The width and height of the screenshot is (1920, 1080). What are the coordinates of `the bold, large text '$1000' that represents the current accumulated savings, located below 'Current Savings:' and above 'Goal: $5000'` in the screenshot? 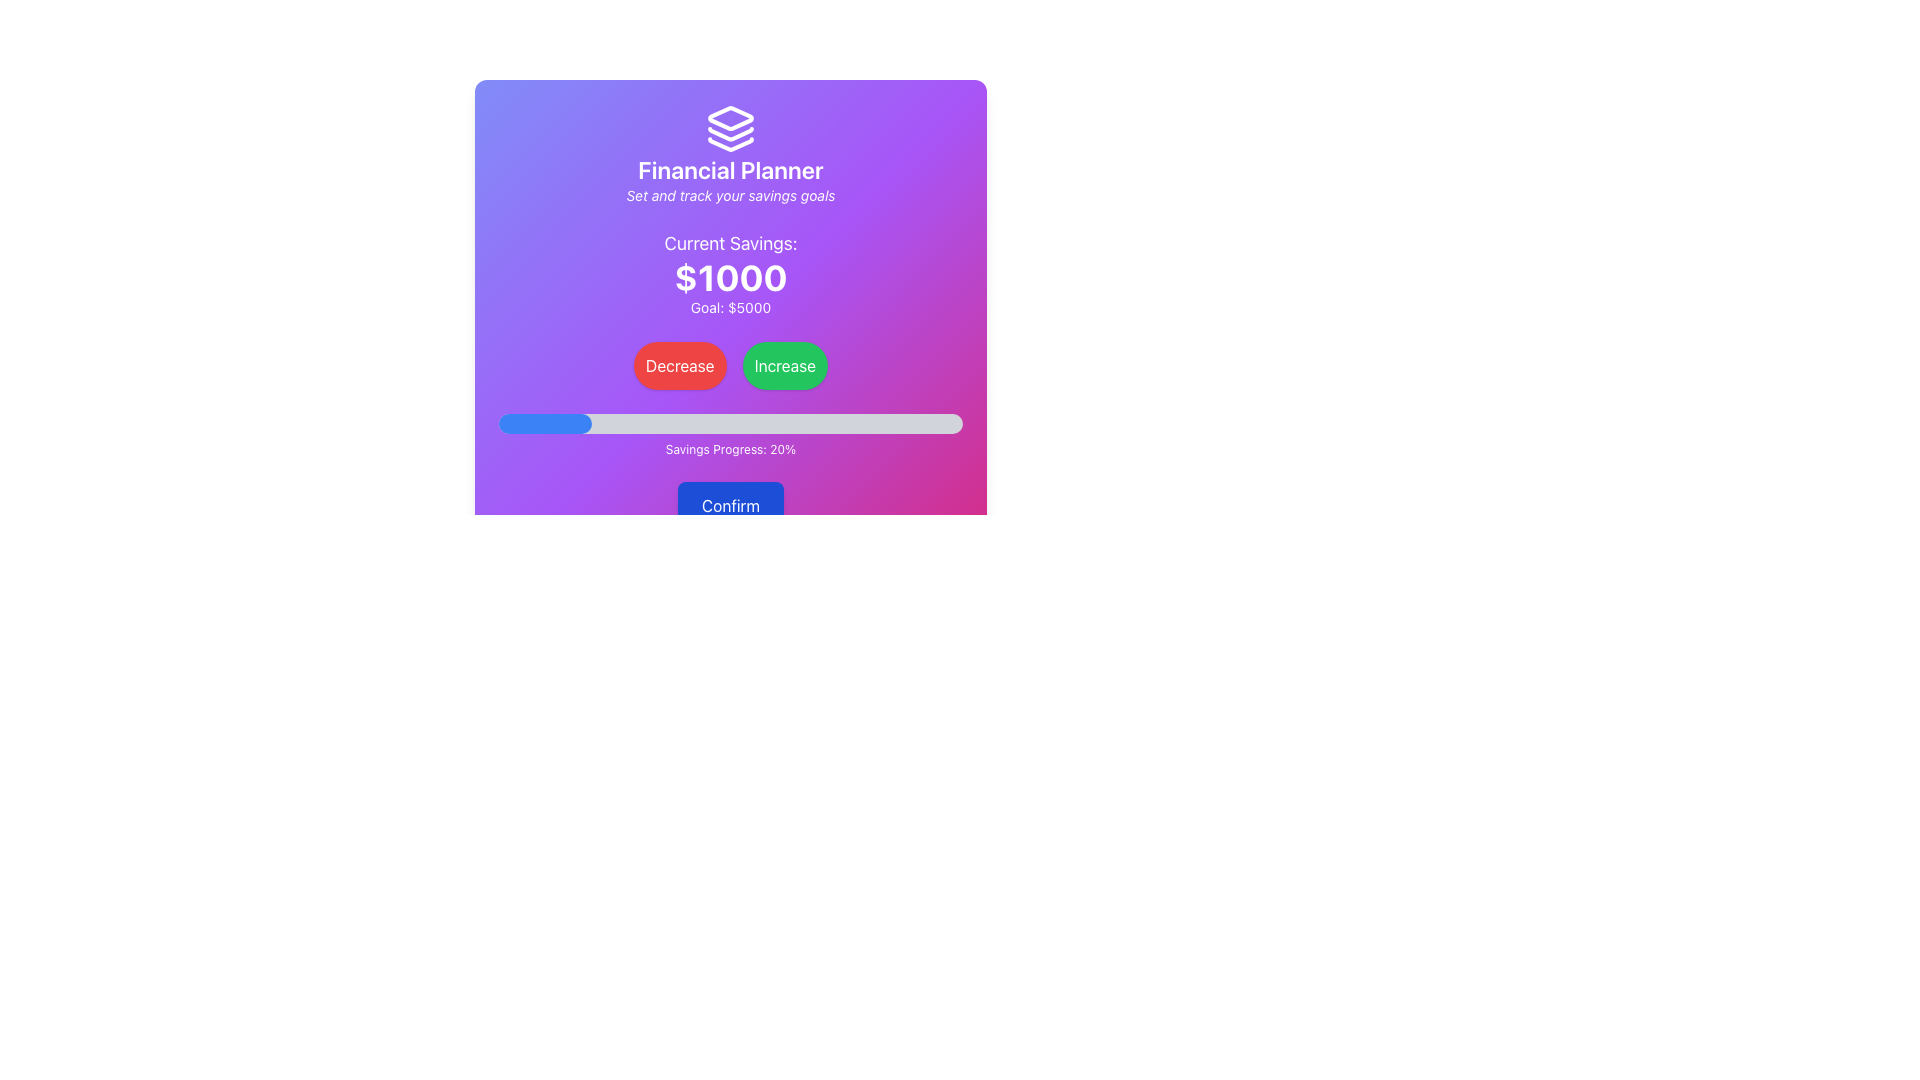 It's located at (729, 277).